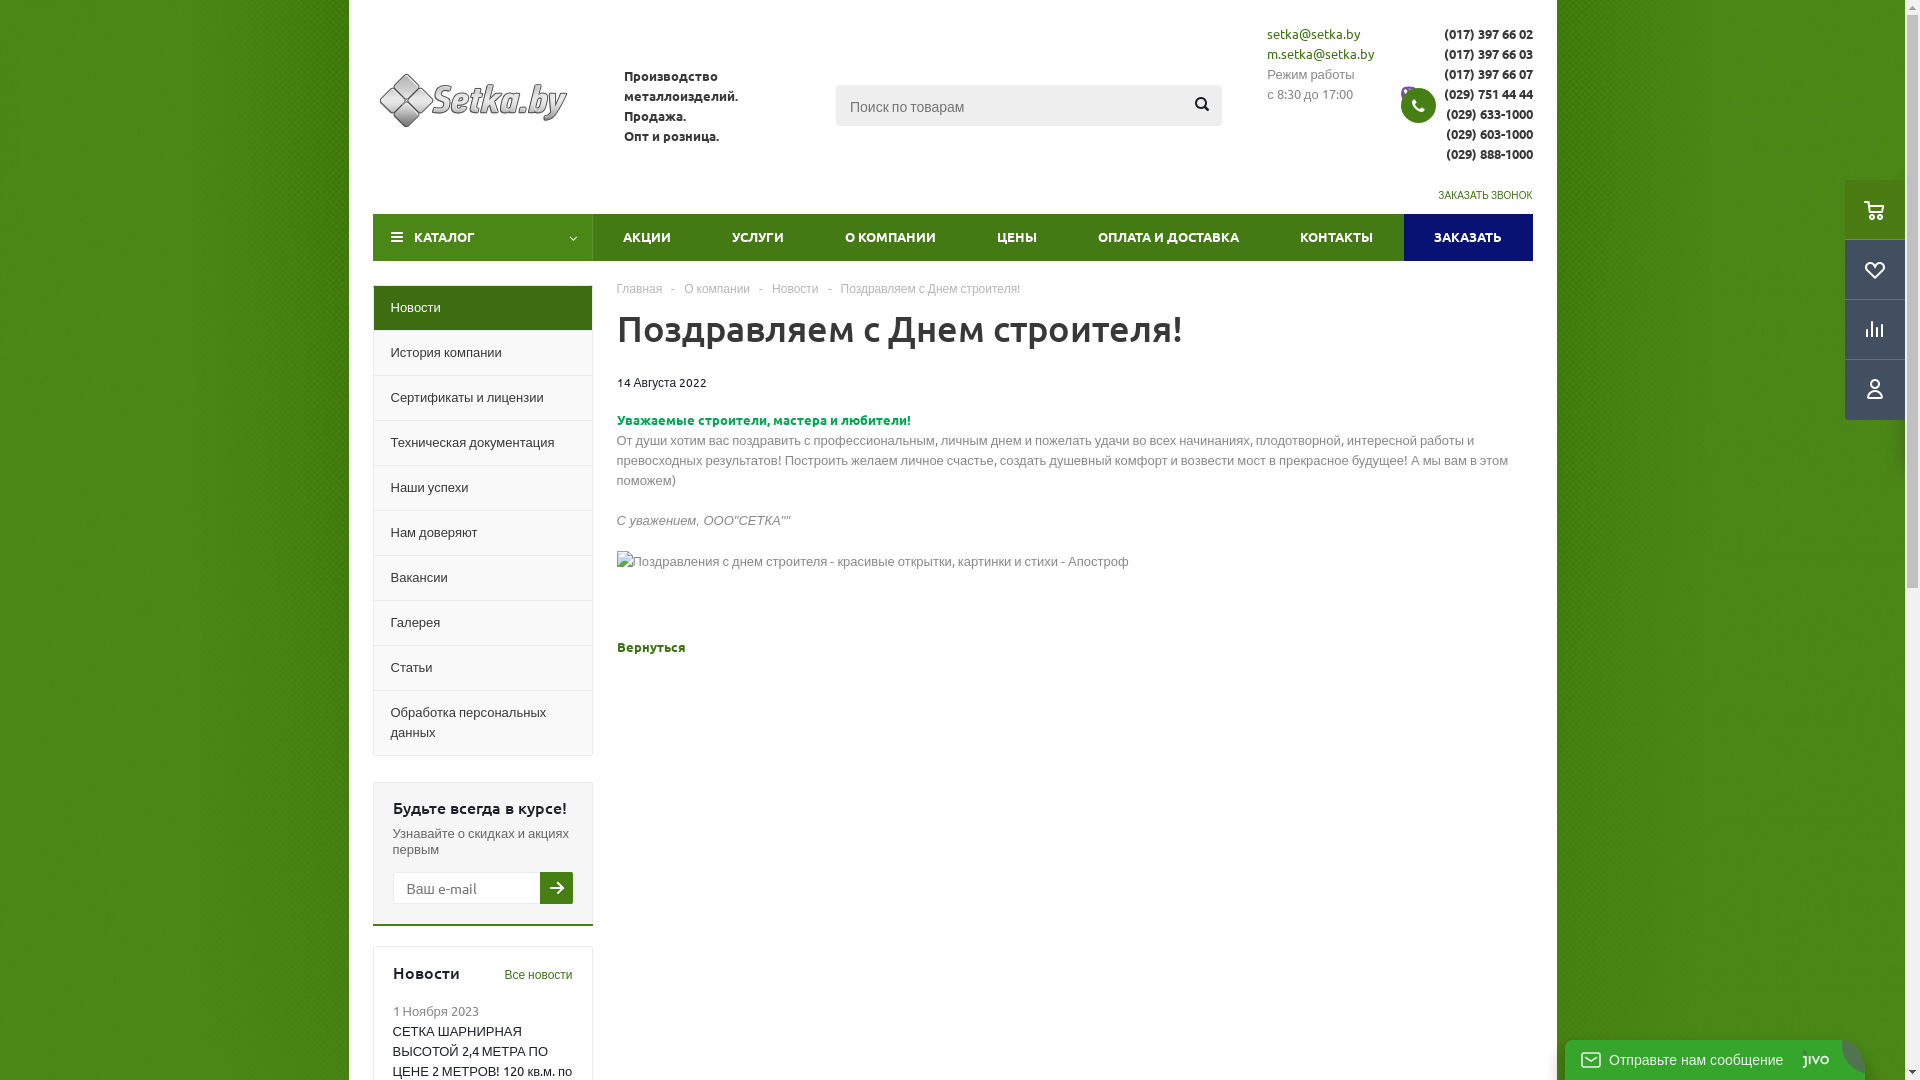  Describe the element at coordinates (1266, 33) in the screenshot. I see `'setka@setka.by'` at that location.